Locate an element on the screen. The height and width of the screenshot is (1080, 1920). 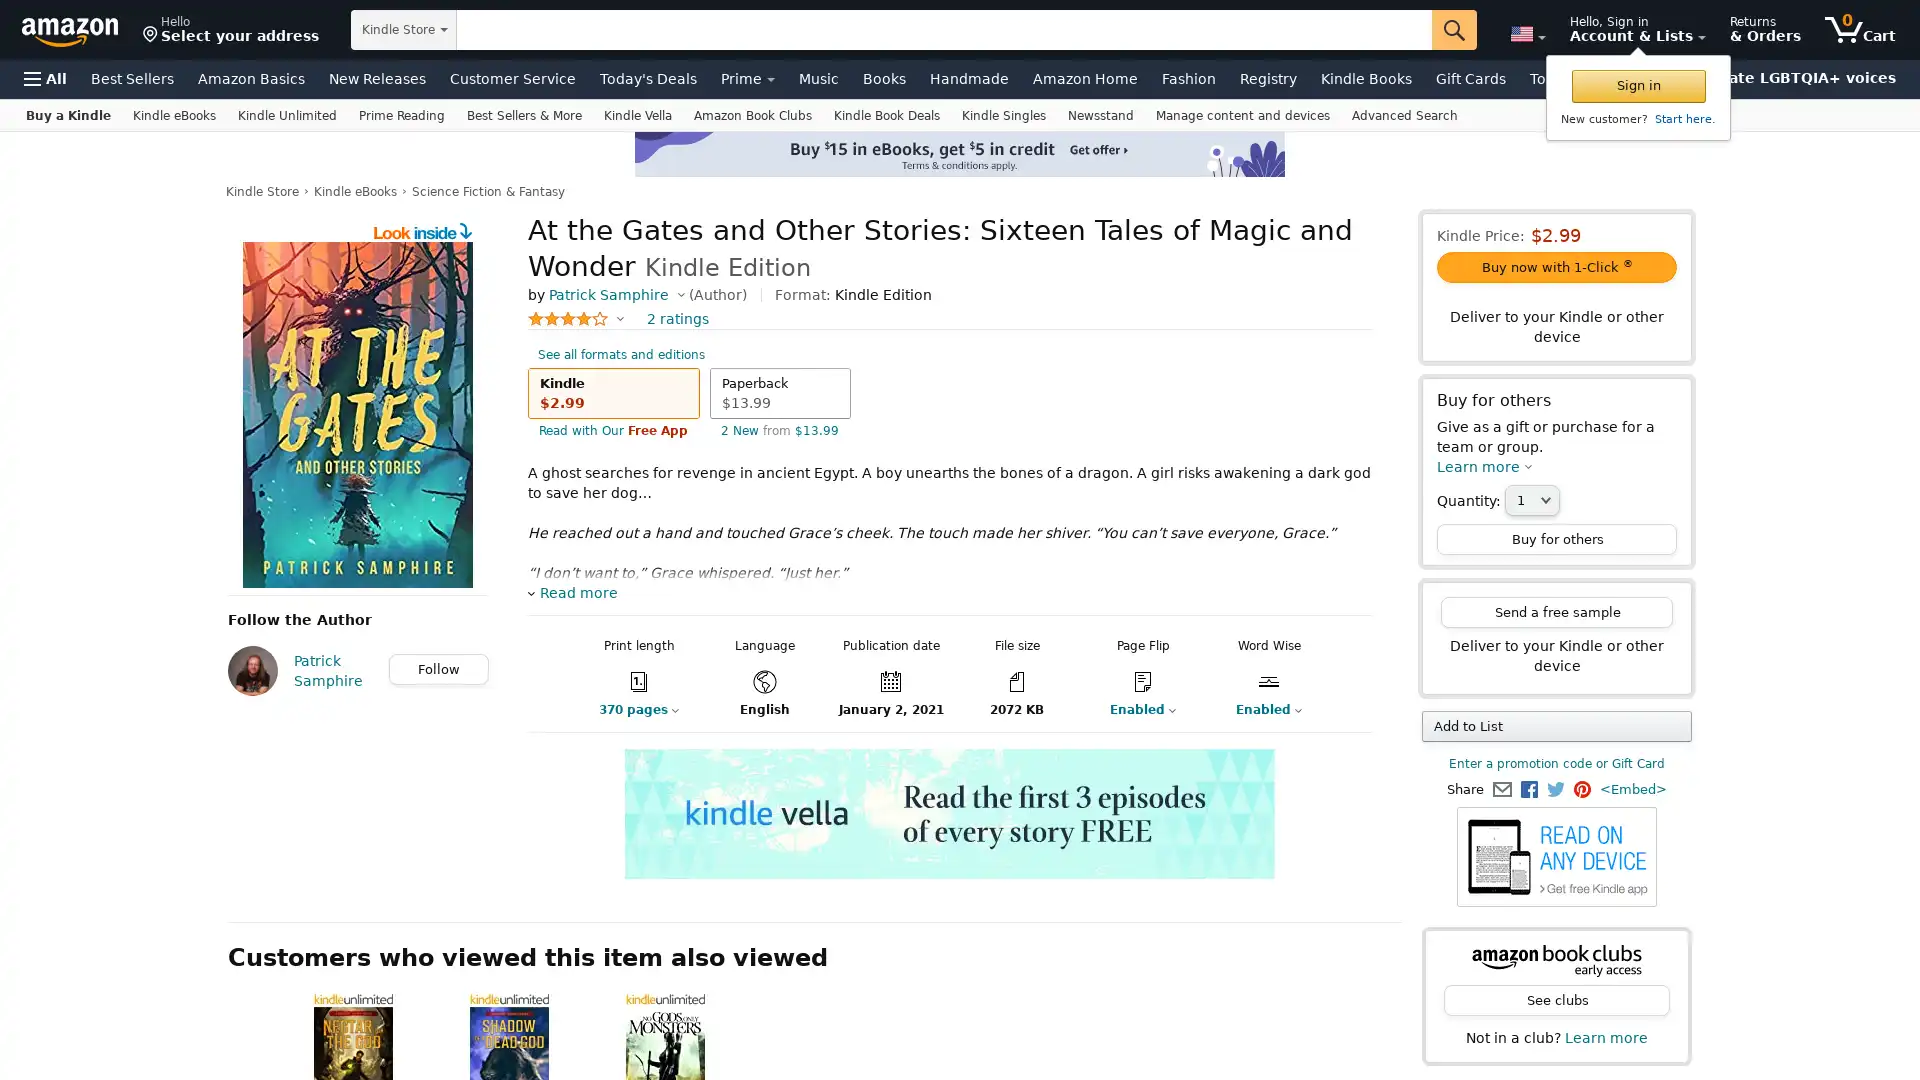
Enabled is located at coordinates (1130, 708).